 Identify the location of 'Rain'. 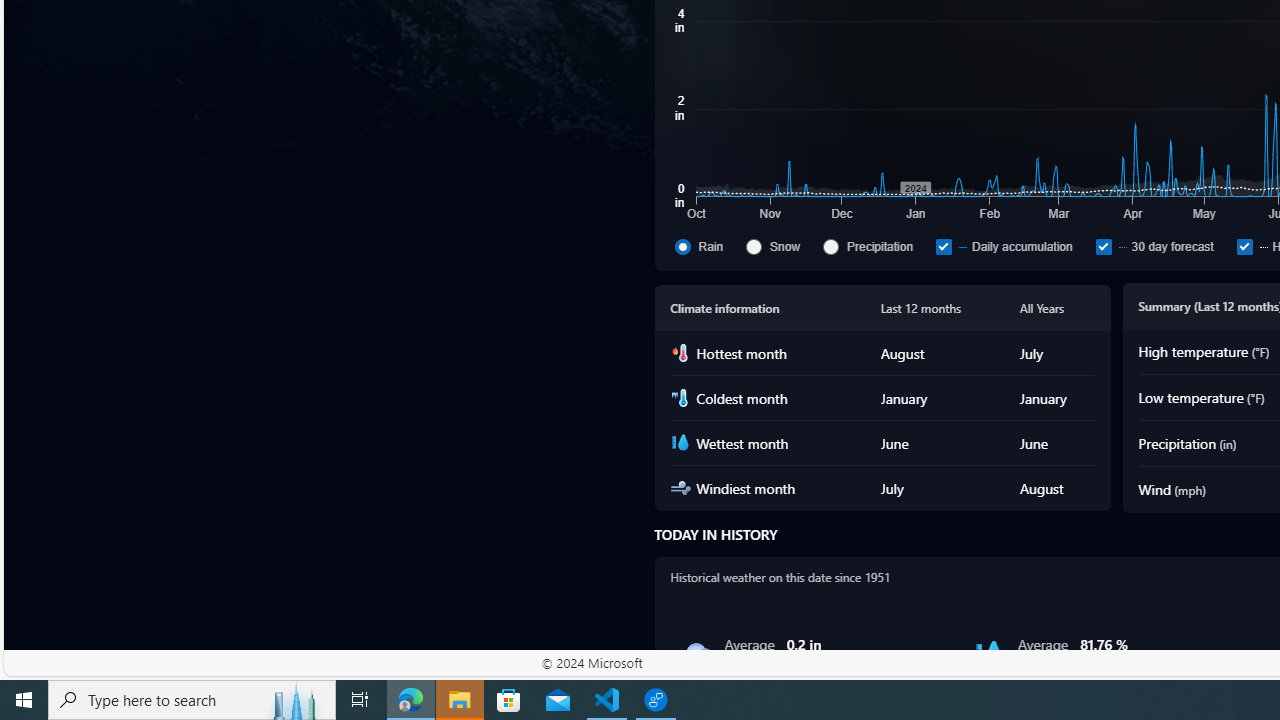
(706, 245).